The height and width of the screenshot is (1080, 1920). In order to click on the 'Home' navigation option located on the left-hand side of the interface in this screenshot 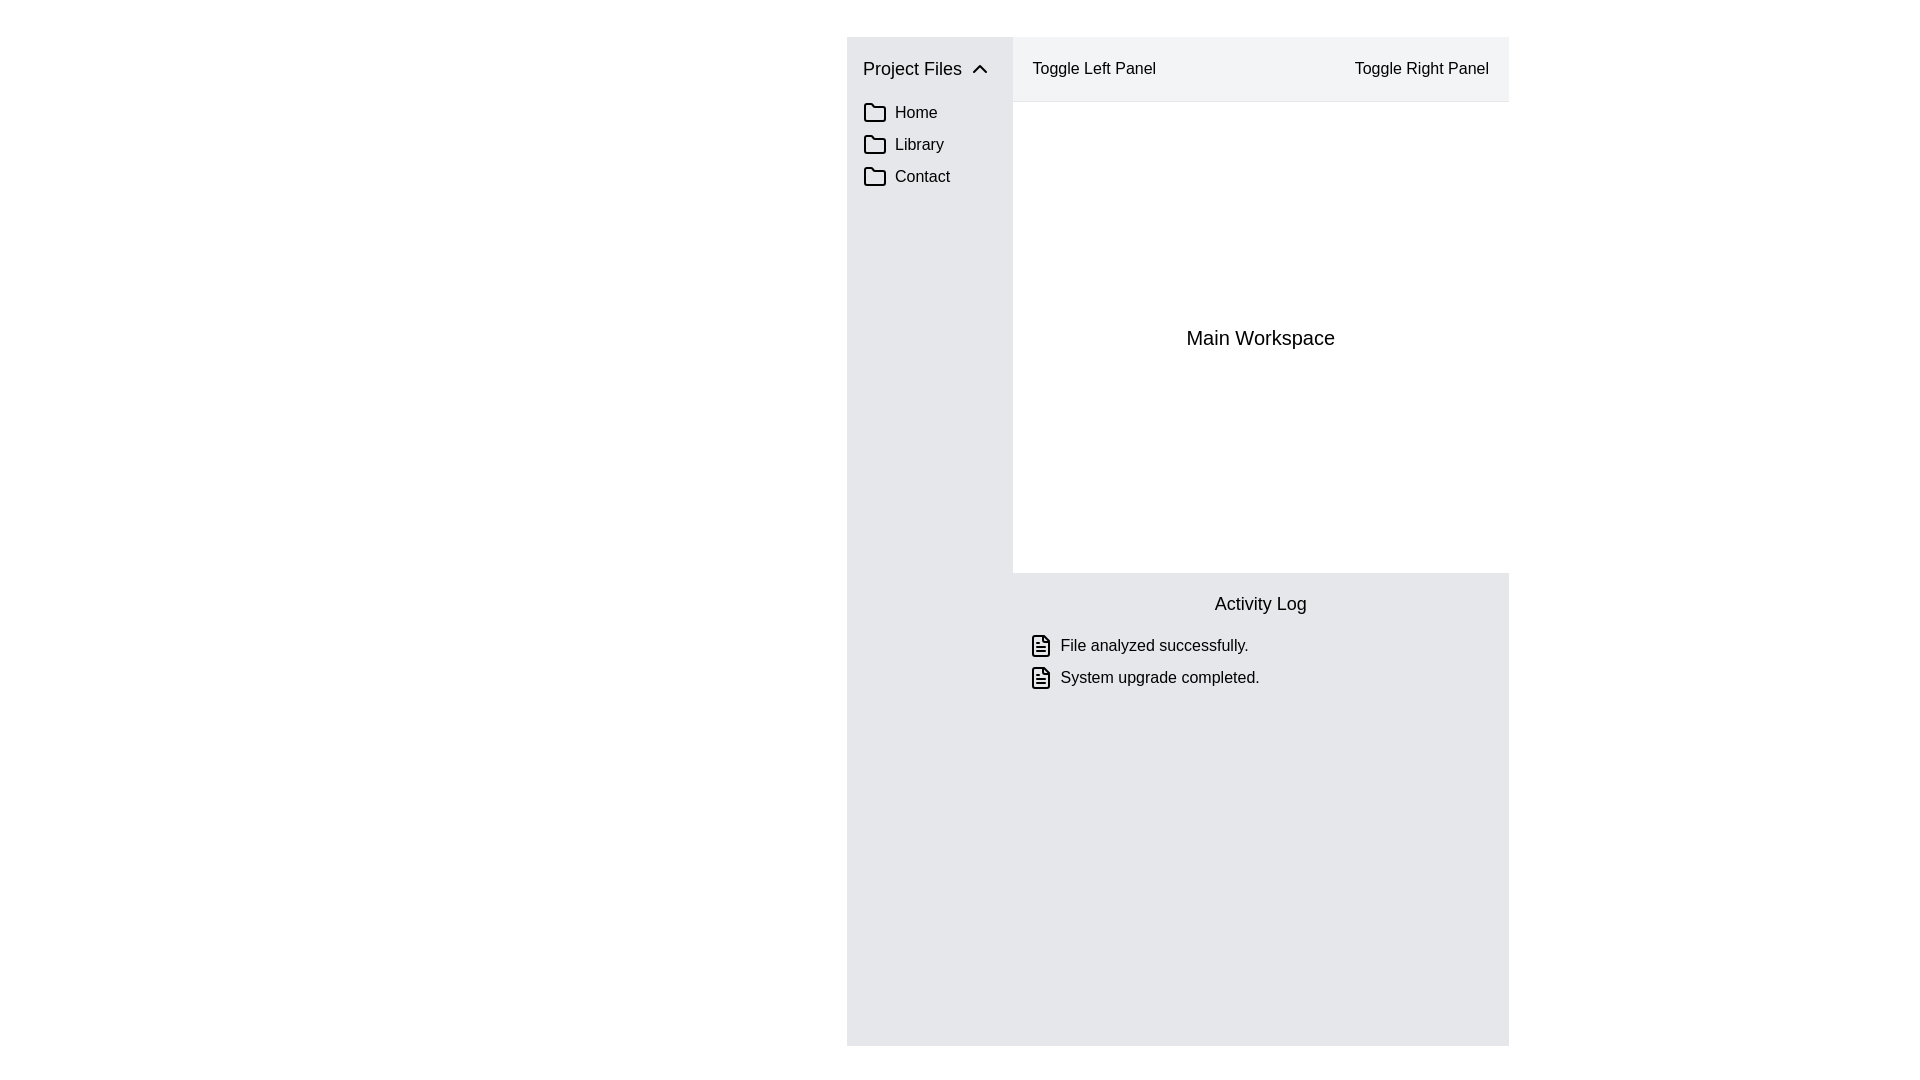, I will do `click(928, 112)`.